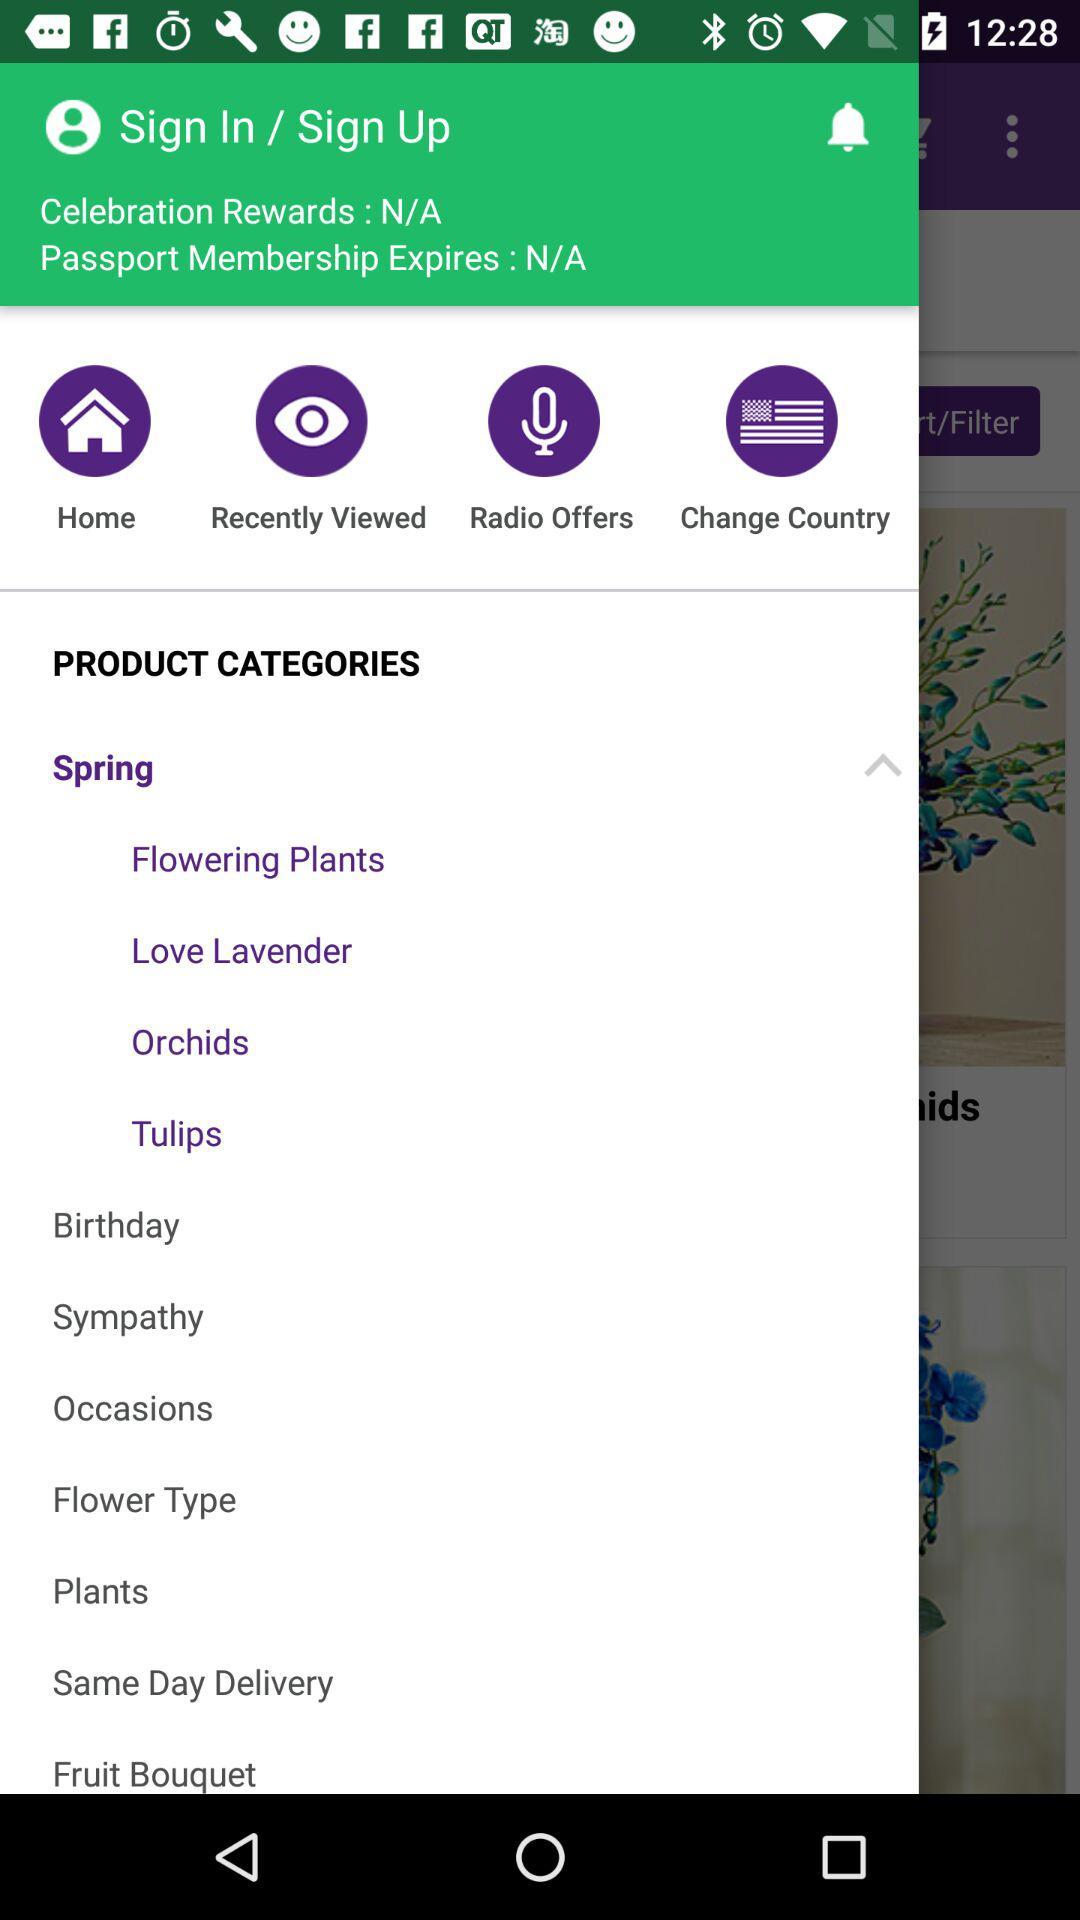  I want to click on the icon which is above change country, so click(777, 420).